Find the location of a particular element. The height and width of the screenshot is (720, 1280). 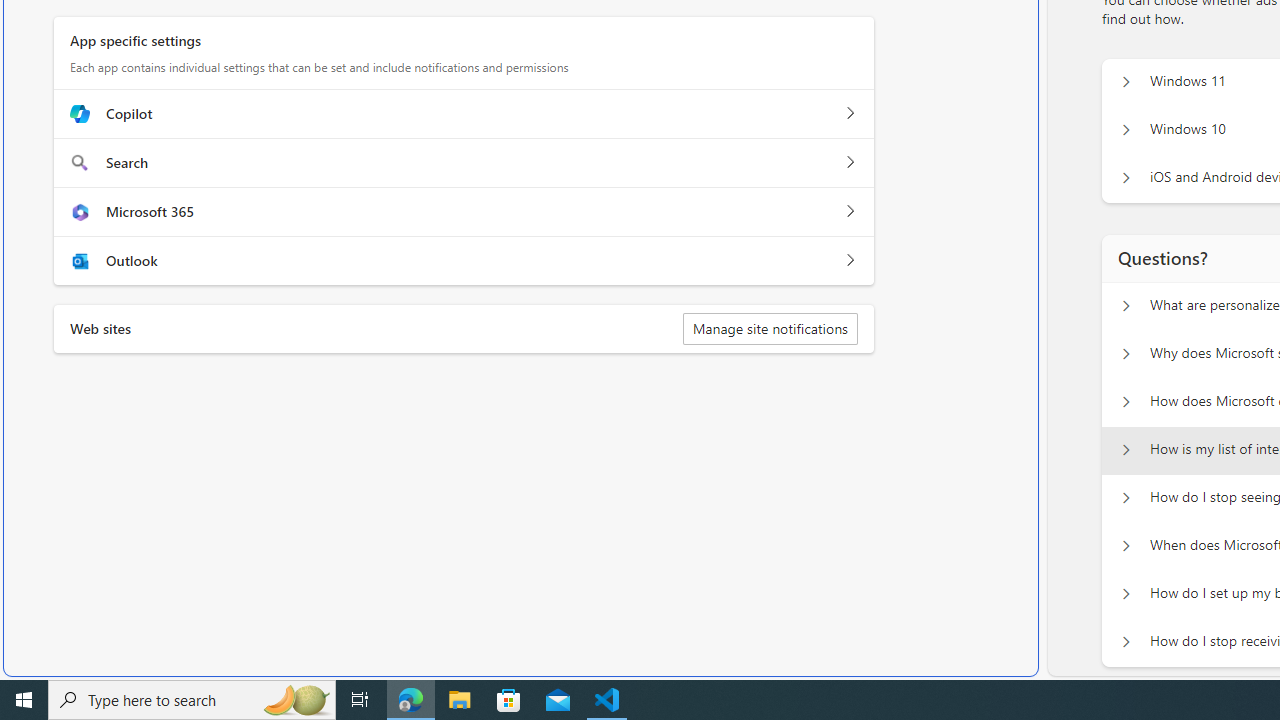

'Manage personalized ads on your device Windows 11' is located at coordinates (1125, 81).